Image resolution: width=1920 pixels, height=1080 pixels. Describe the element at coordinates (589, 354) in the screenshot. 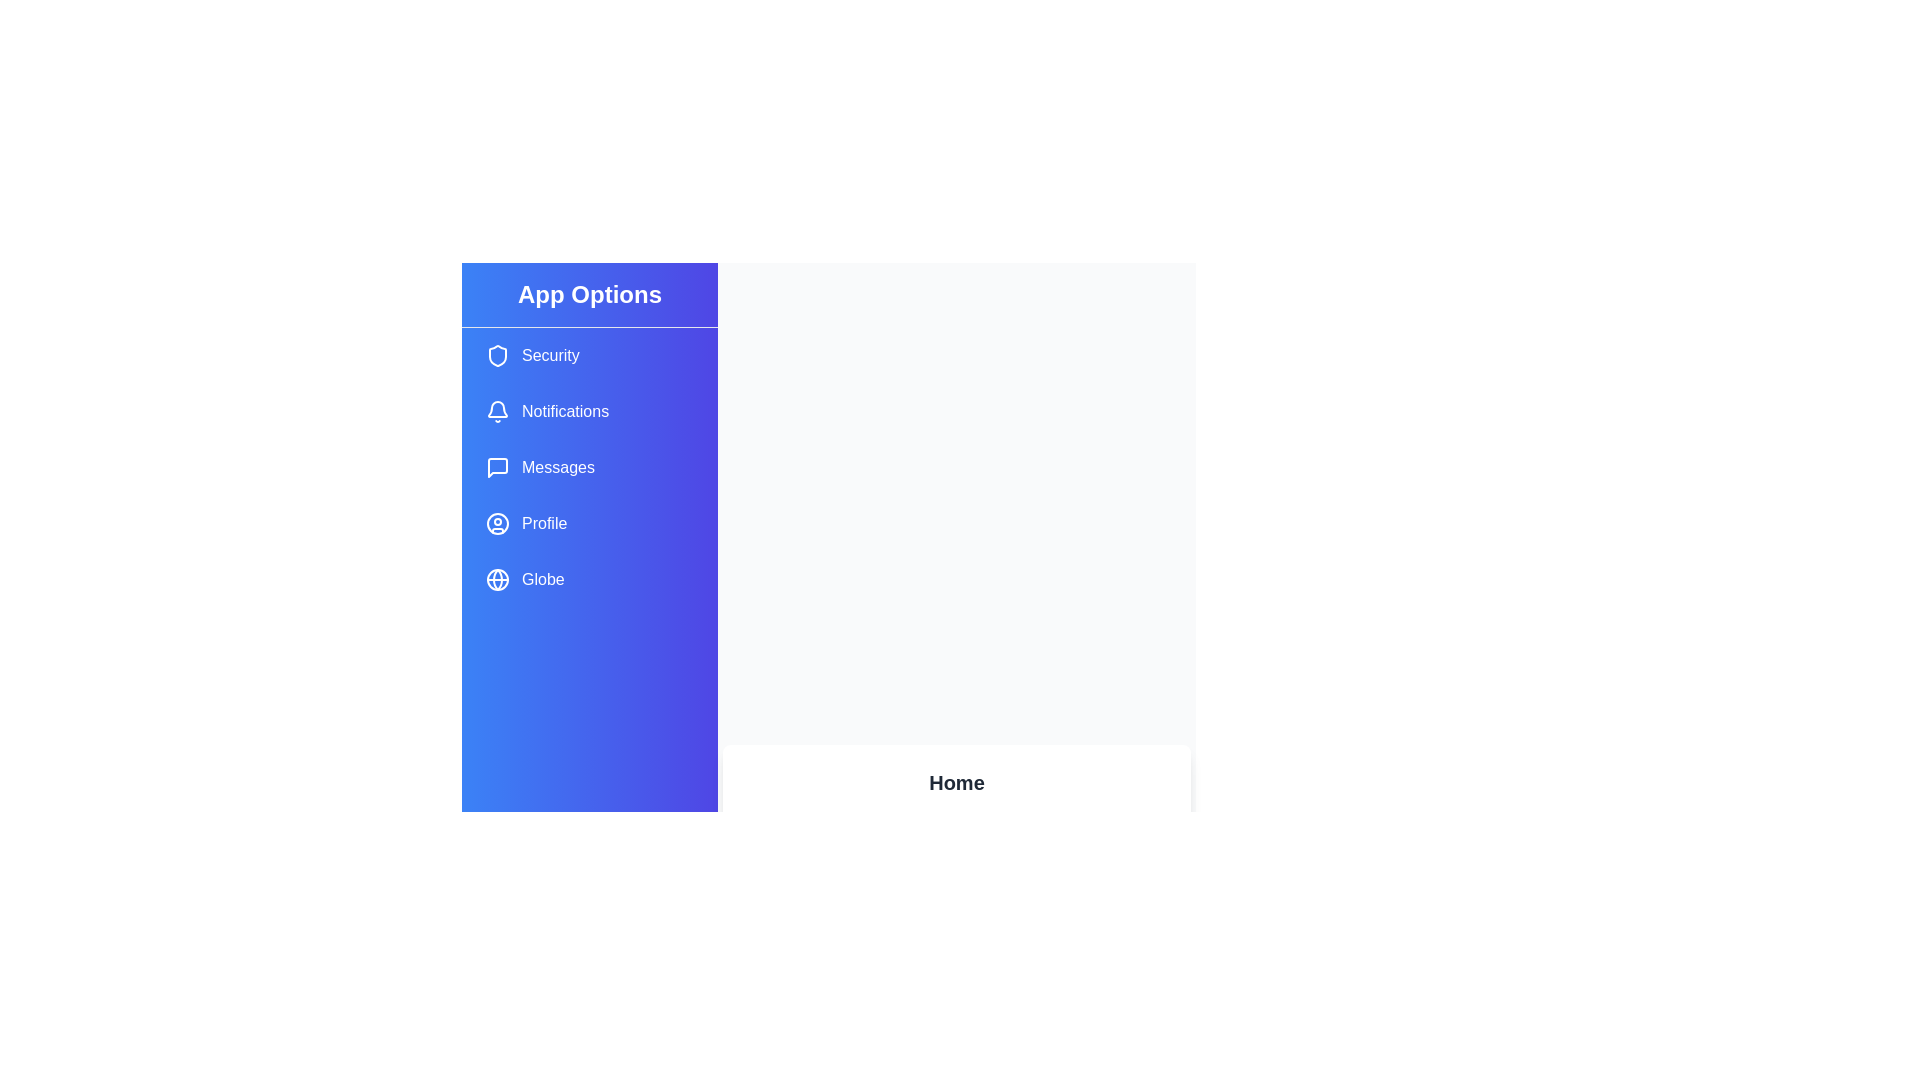

I see `the sidebar item corresponding to Security` at that location.